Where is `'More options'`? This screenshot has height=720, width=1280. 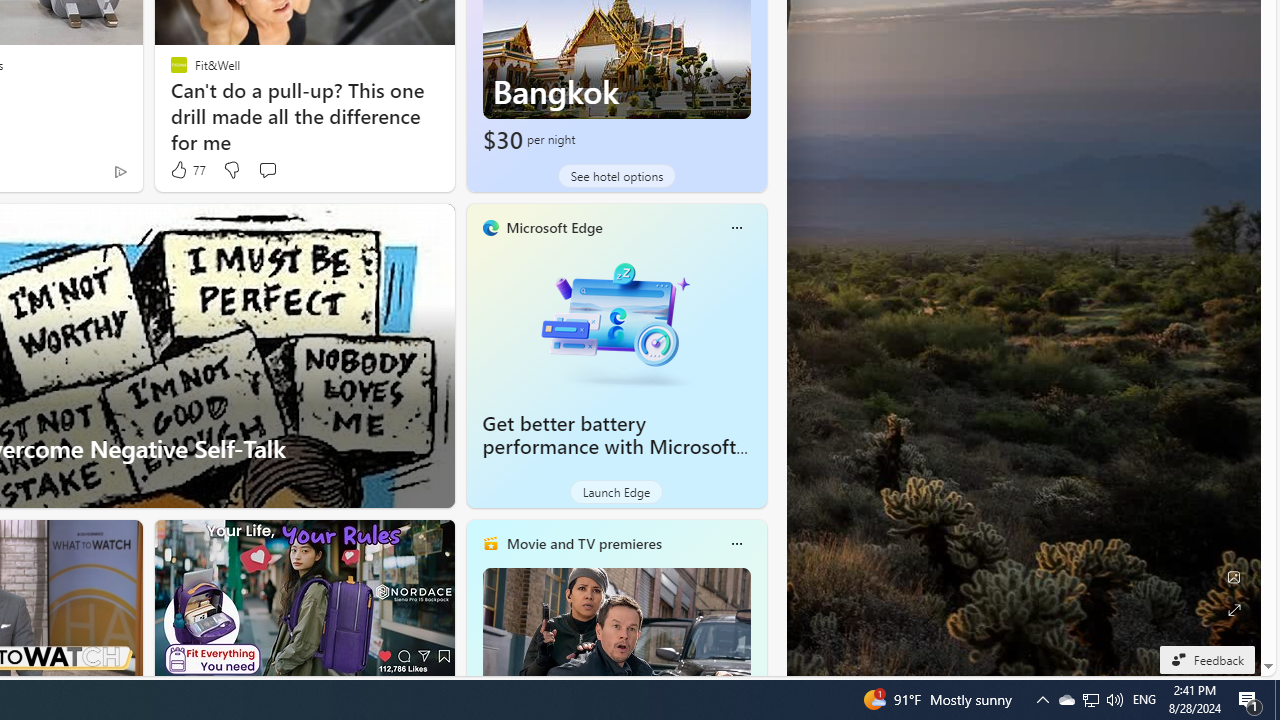 'More options' is located at coordinates (735, 543).